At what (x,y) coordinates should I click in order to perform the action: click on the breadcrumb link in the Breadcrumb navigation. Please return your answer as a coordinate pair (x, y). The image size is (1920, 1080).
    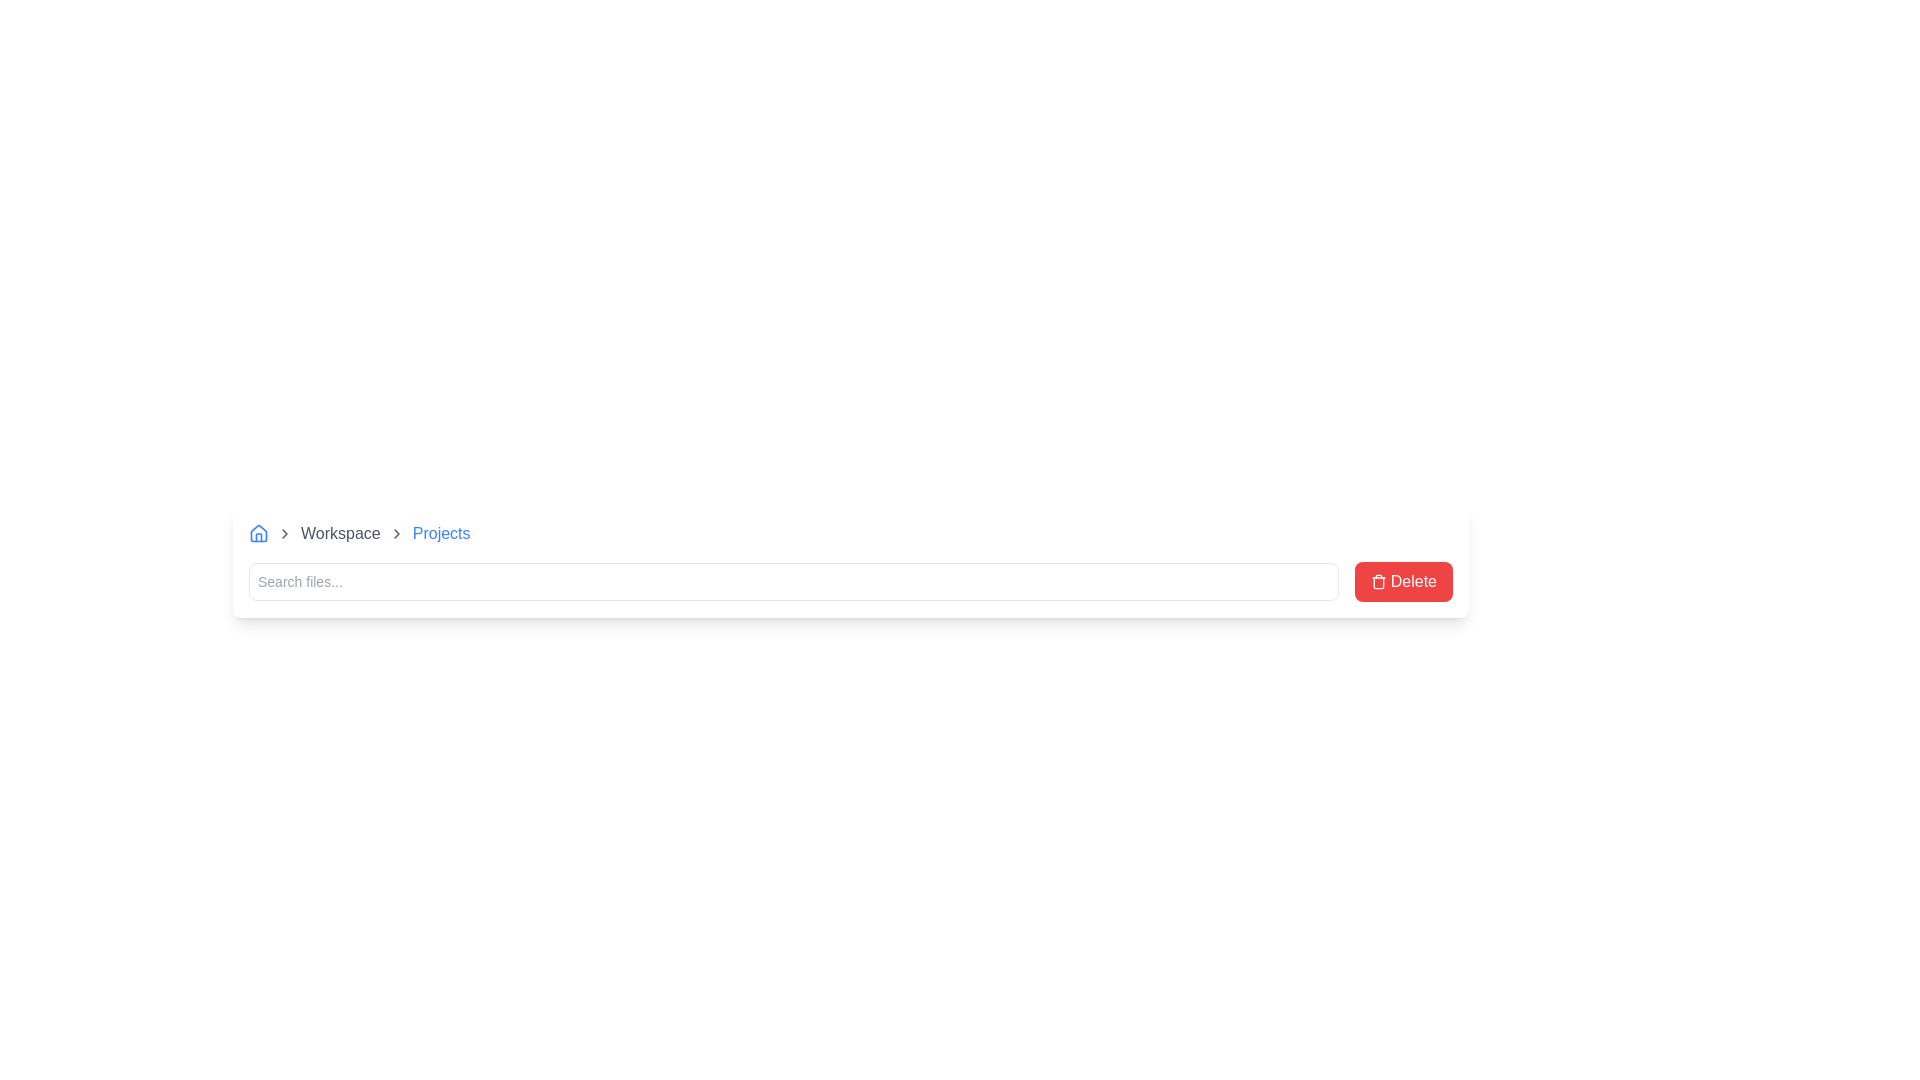
    Looking at the image, I should click on (850, 532).